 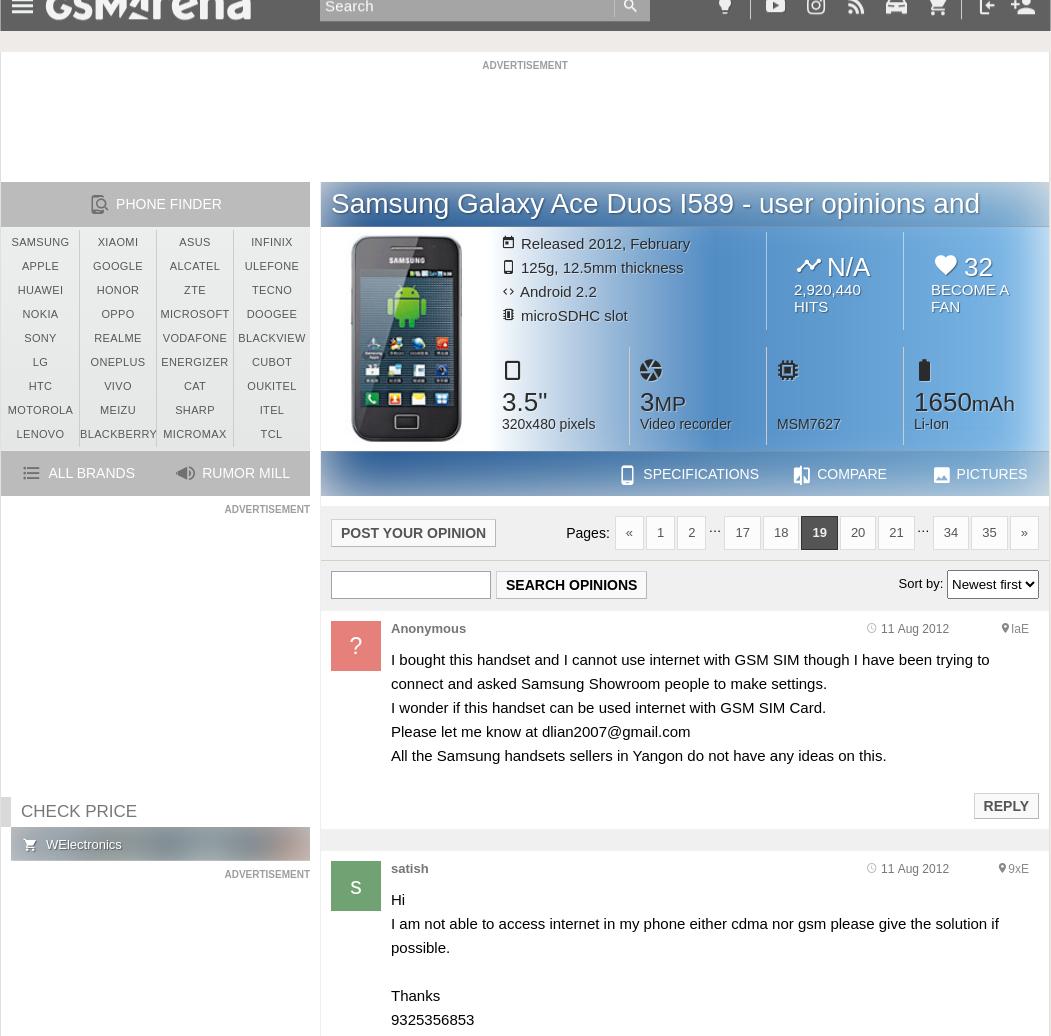 What do you see at coordinates (1018, 628) in the screenshot?
I see `'IaE'` at bounding box center [1018, 628].